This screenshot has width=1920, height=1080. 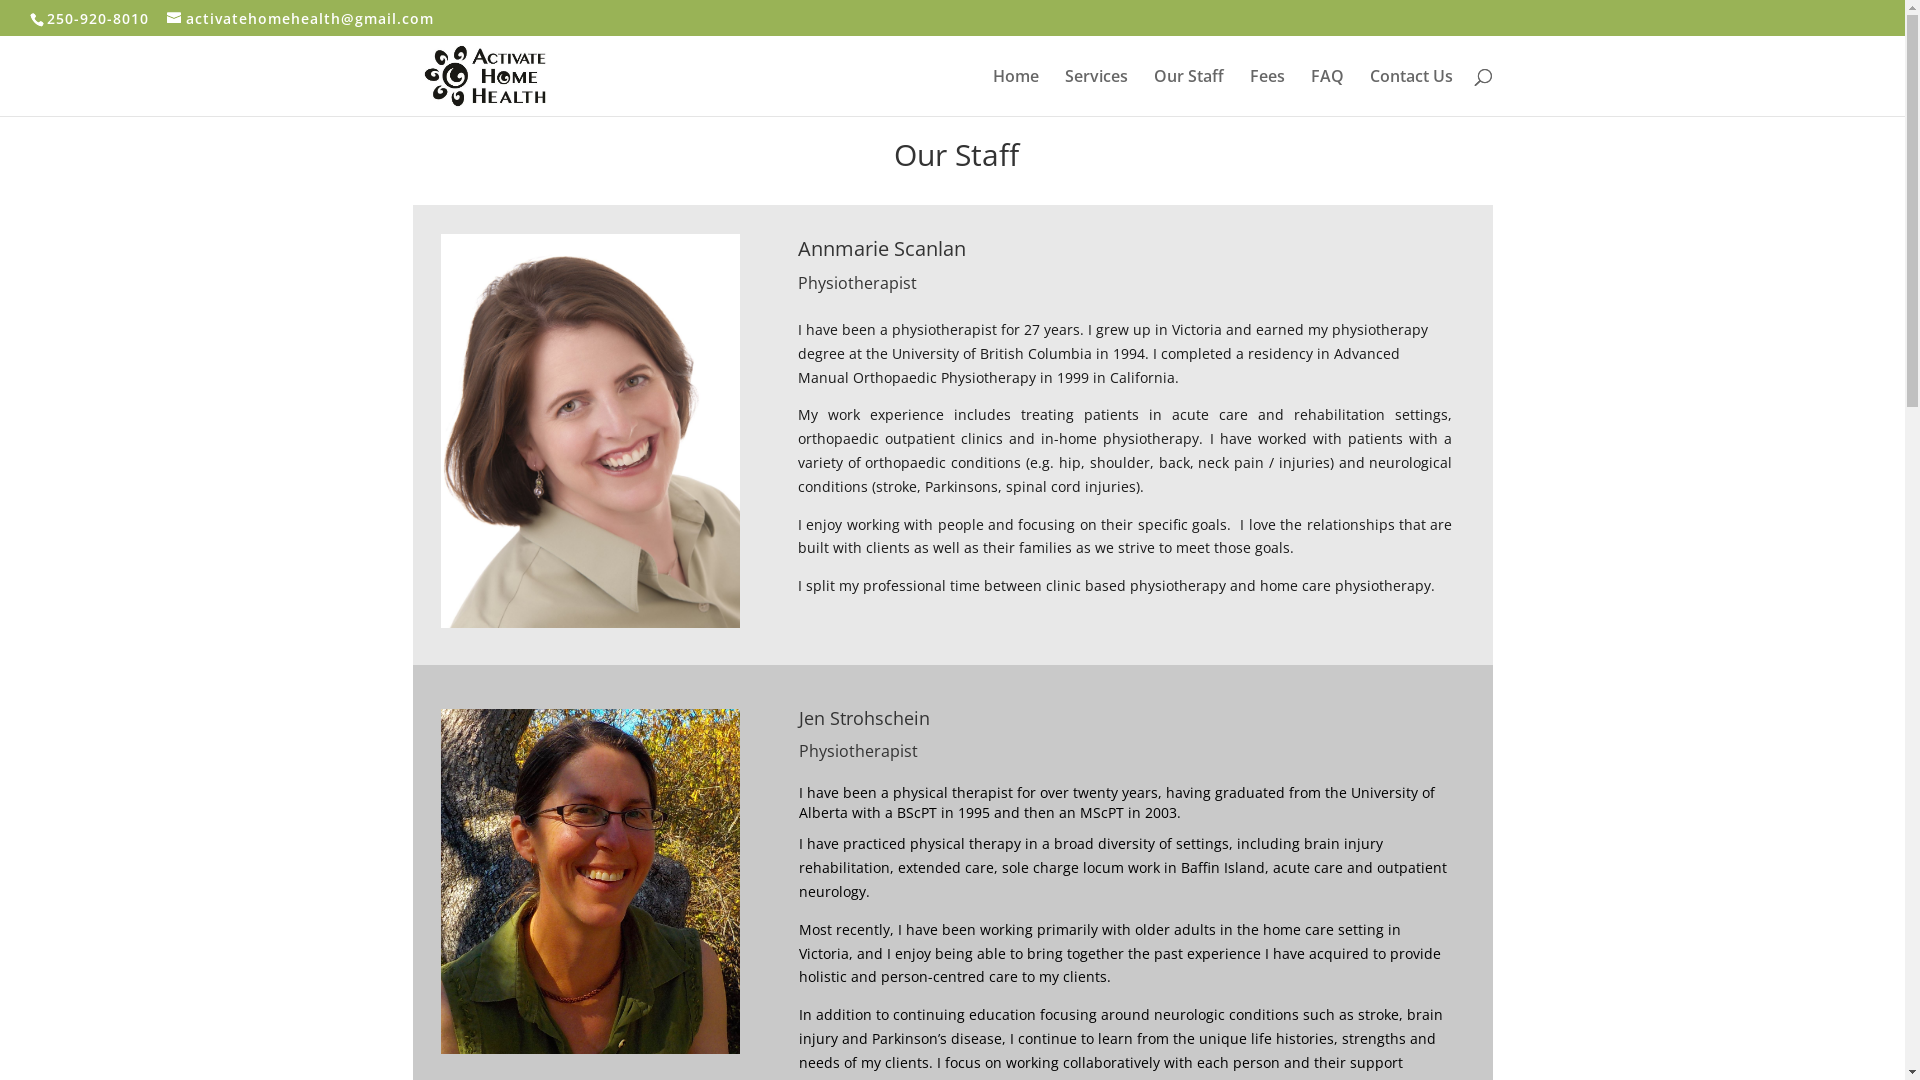 What do you see at coordinates (1014, 92) in the screenshot?
I see `'Home'` at bounding box center [1014, 92].